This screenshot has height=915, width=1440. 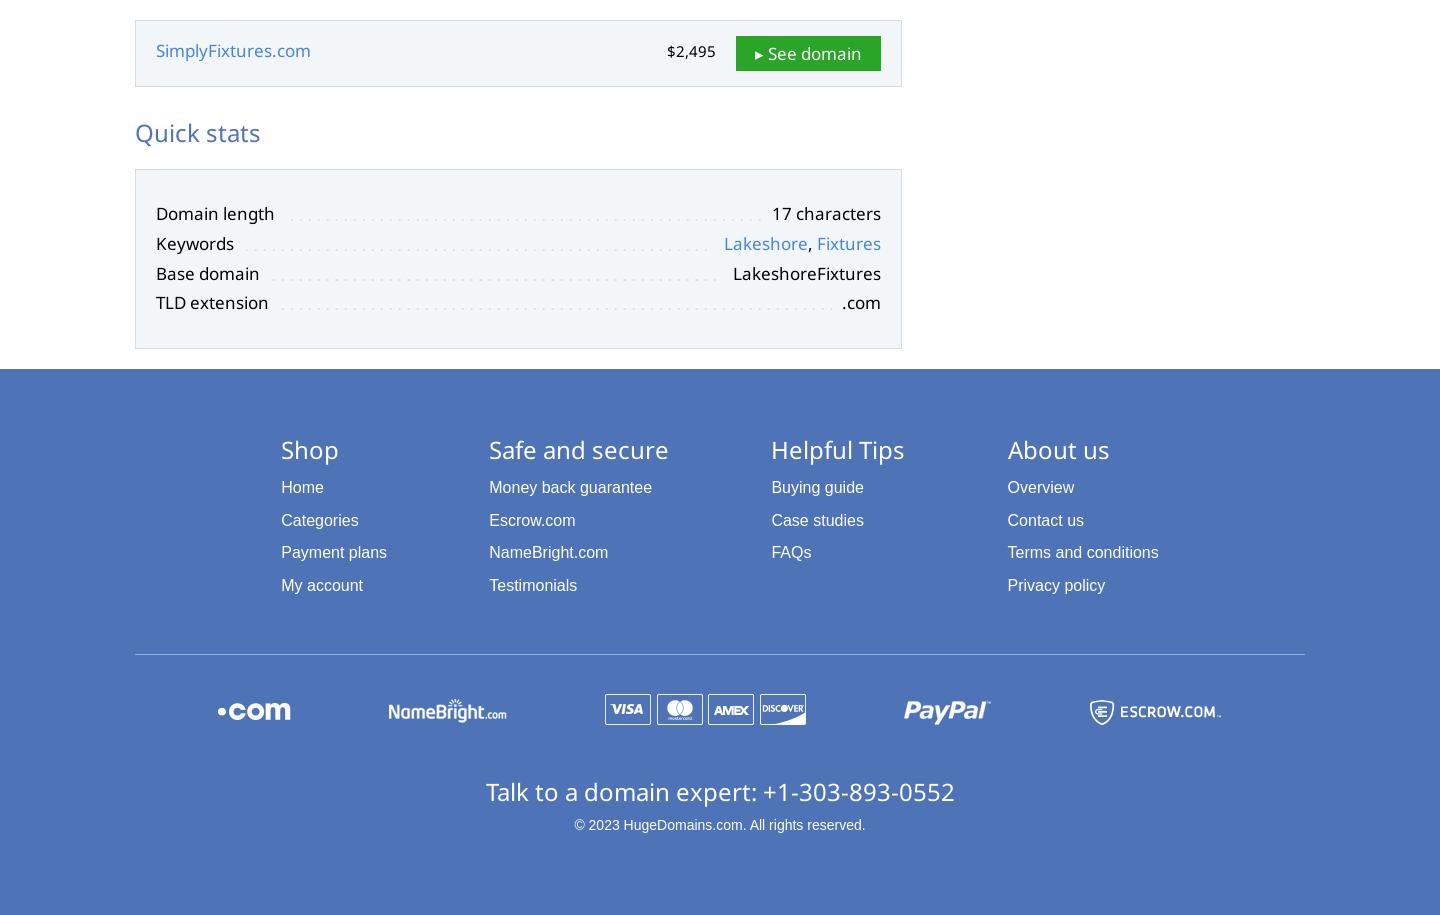 I want to click on 'SimplyFixtures.com', so click(x=233, y=50).